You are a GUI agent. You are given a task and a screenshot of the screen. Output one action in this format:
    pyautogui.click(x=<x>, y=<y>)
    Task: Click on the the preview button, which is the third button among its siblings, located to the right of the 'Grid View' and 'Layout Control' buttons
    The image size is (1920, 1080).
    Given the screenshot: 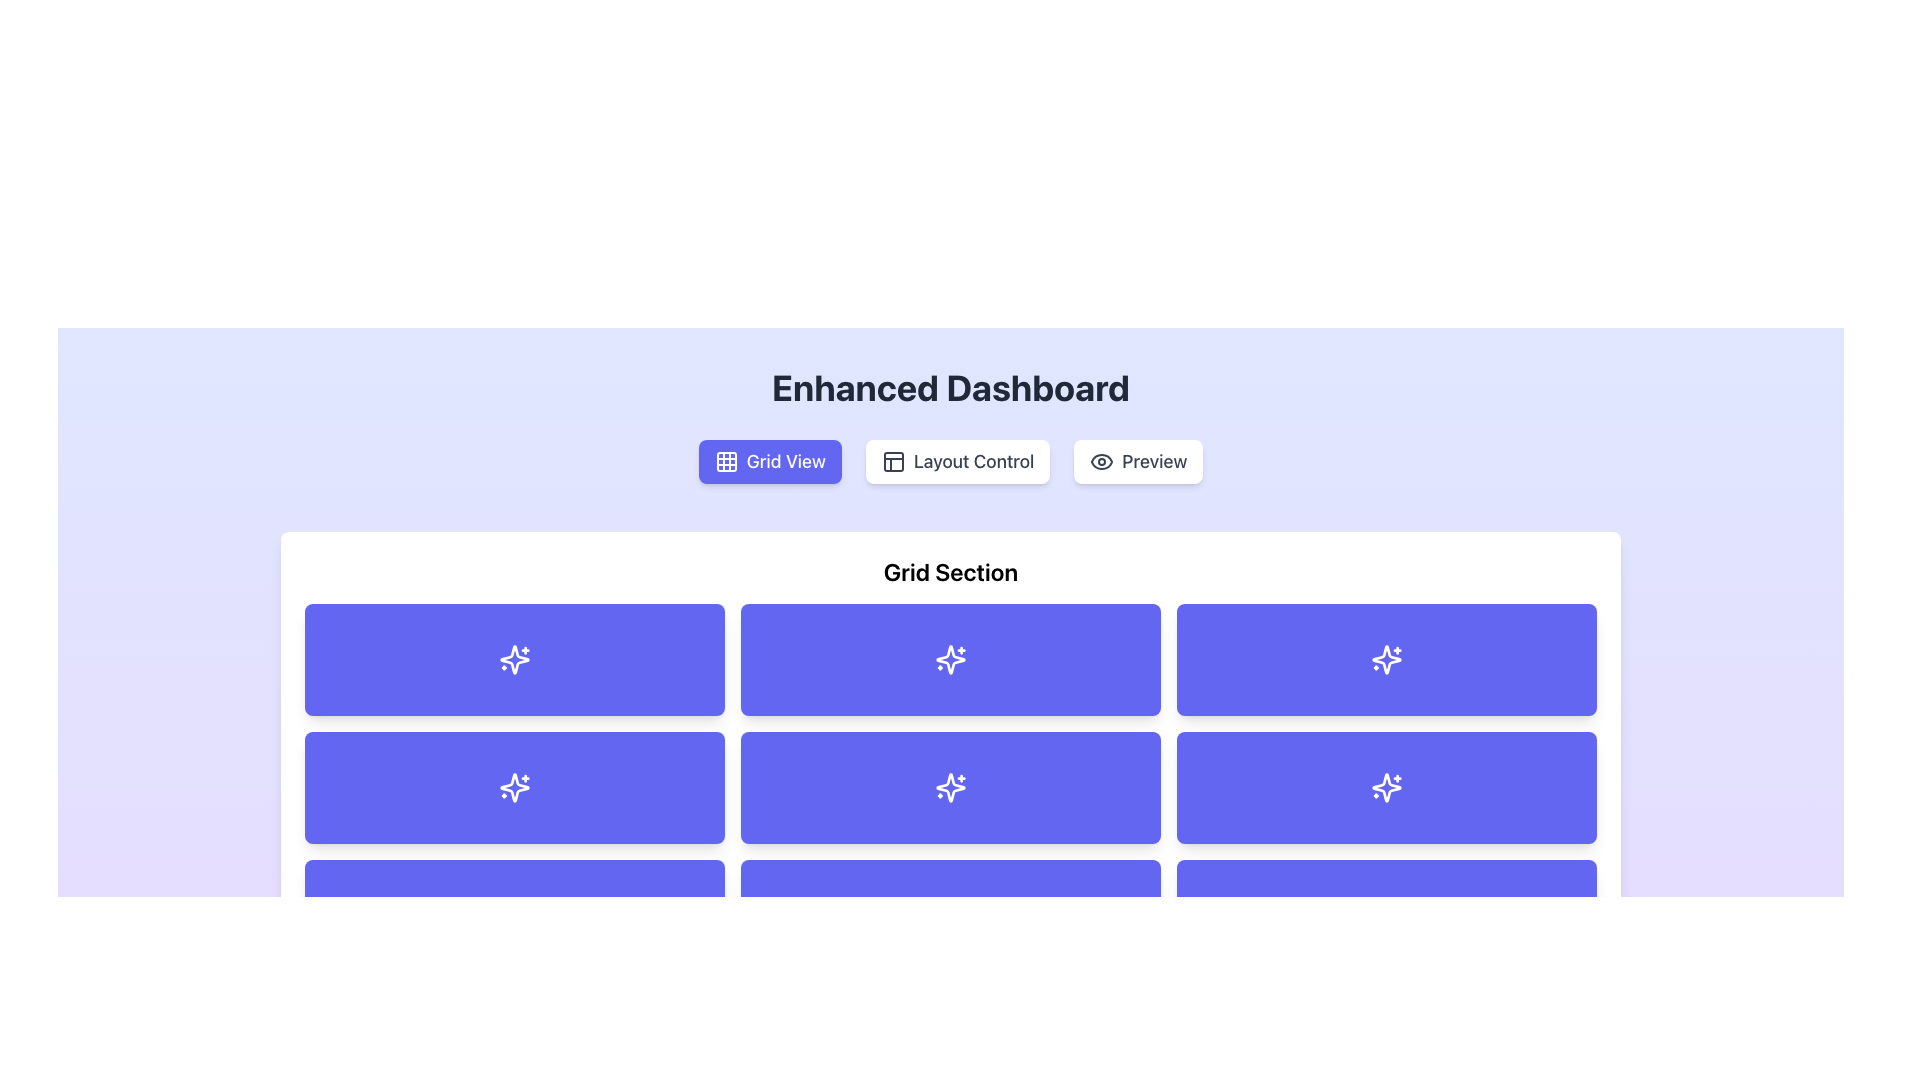 What is the action you would take?
    pyautogui.click(x=1138, y=462)
    